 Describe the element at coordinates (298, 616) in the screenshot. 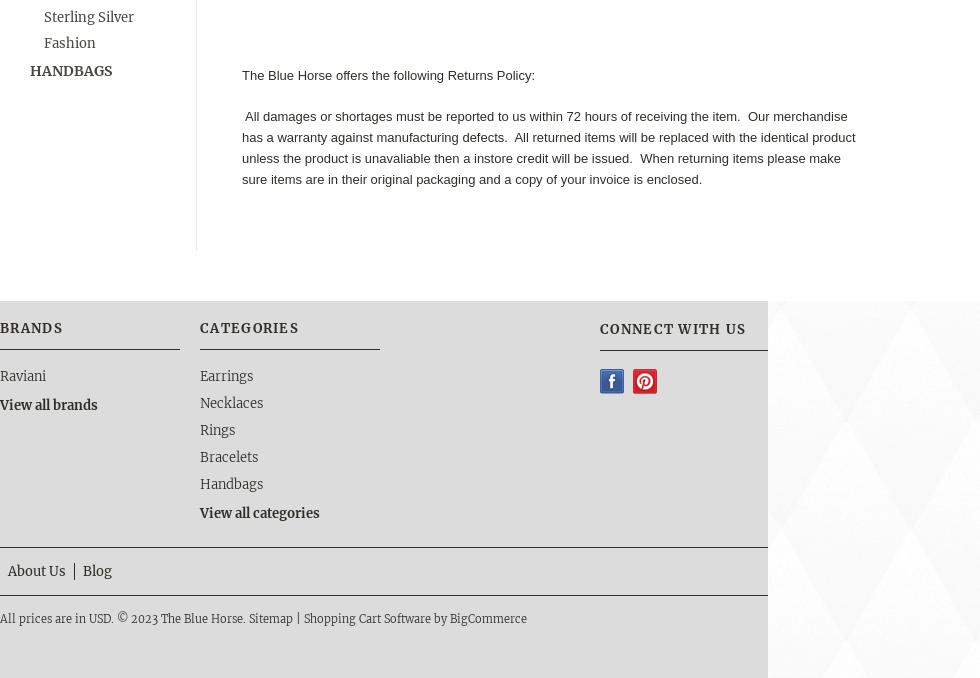

I see `'|'` at that location.